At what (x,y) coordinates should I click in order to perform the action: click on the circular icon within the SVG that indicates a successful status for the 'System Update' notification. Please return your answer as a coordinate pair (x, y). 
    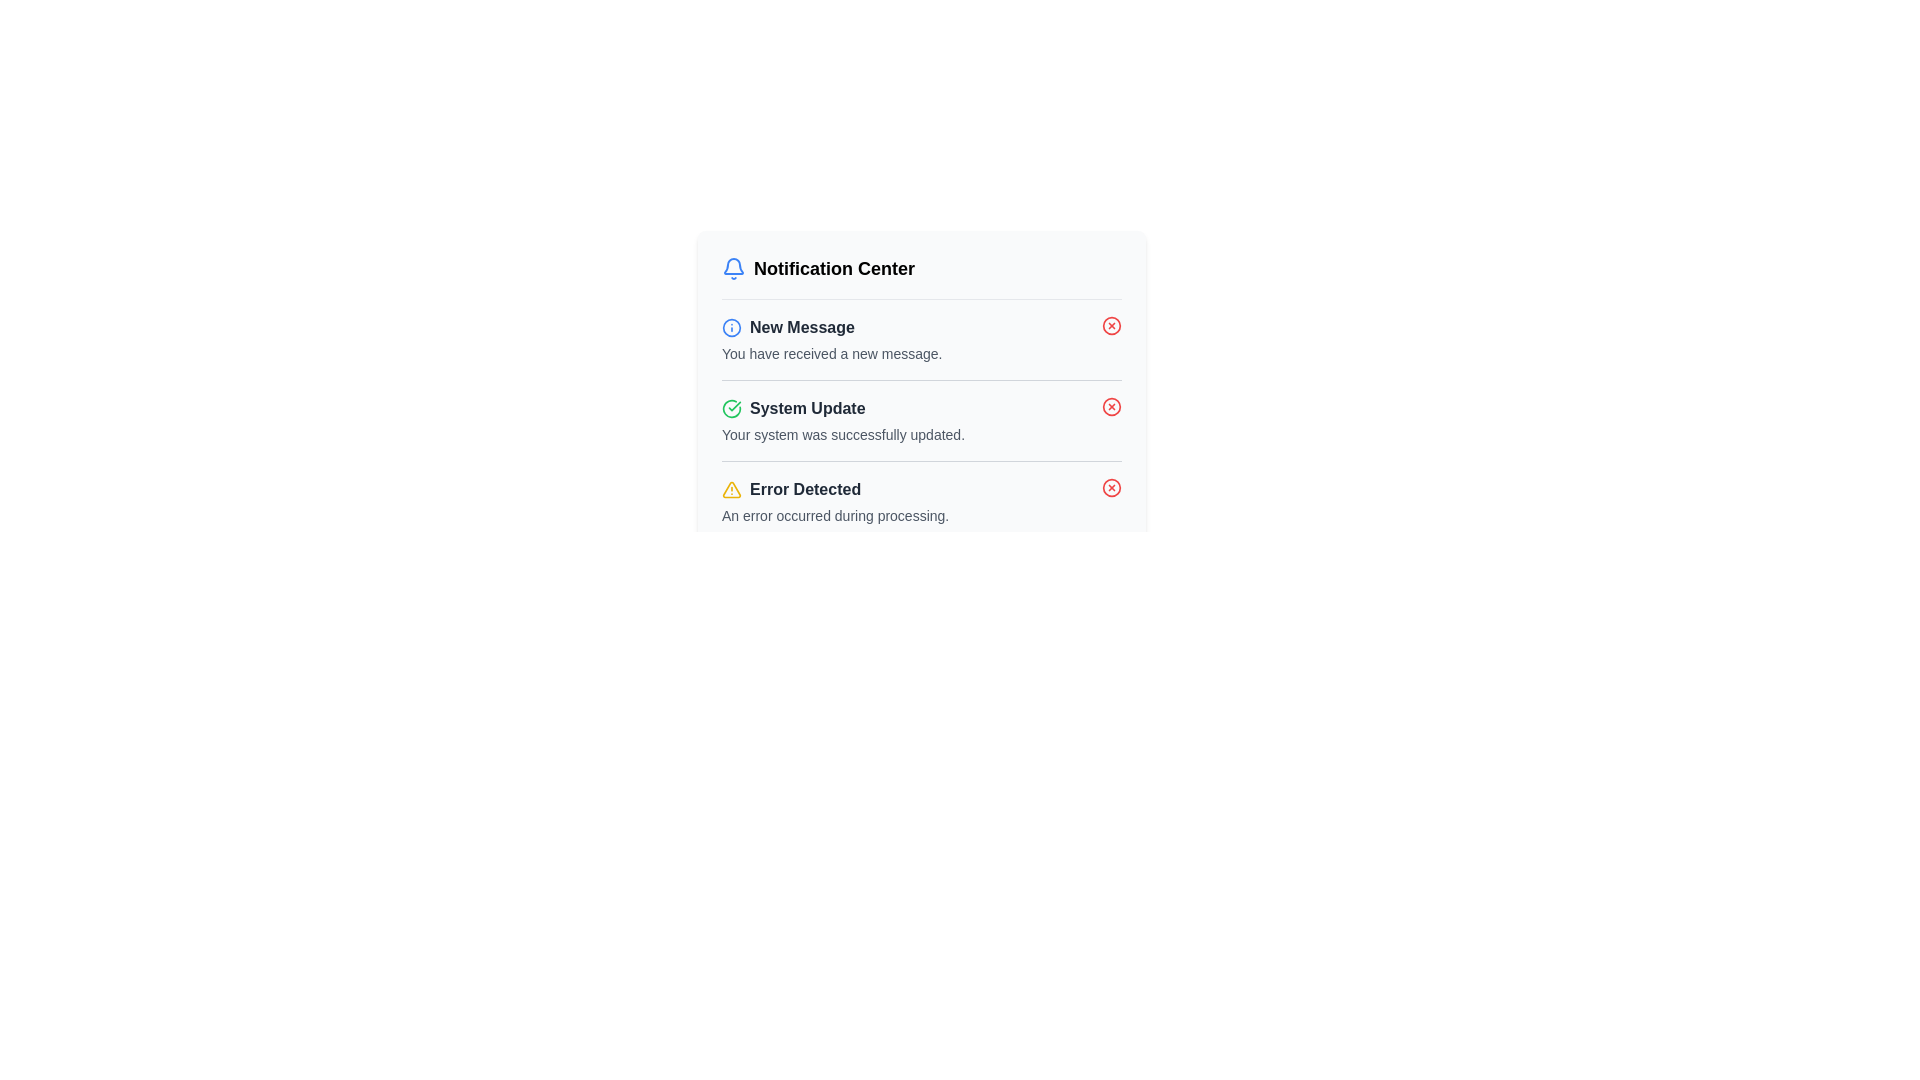
    Looking at the image, I should click on (730, 407).